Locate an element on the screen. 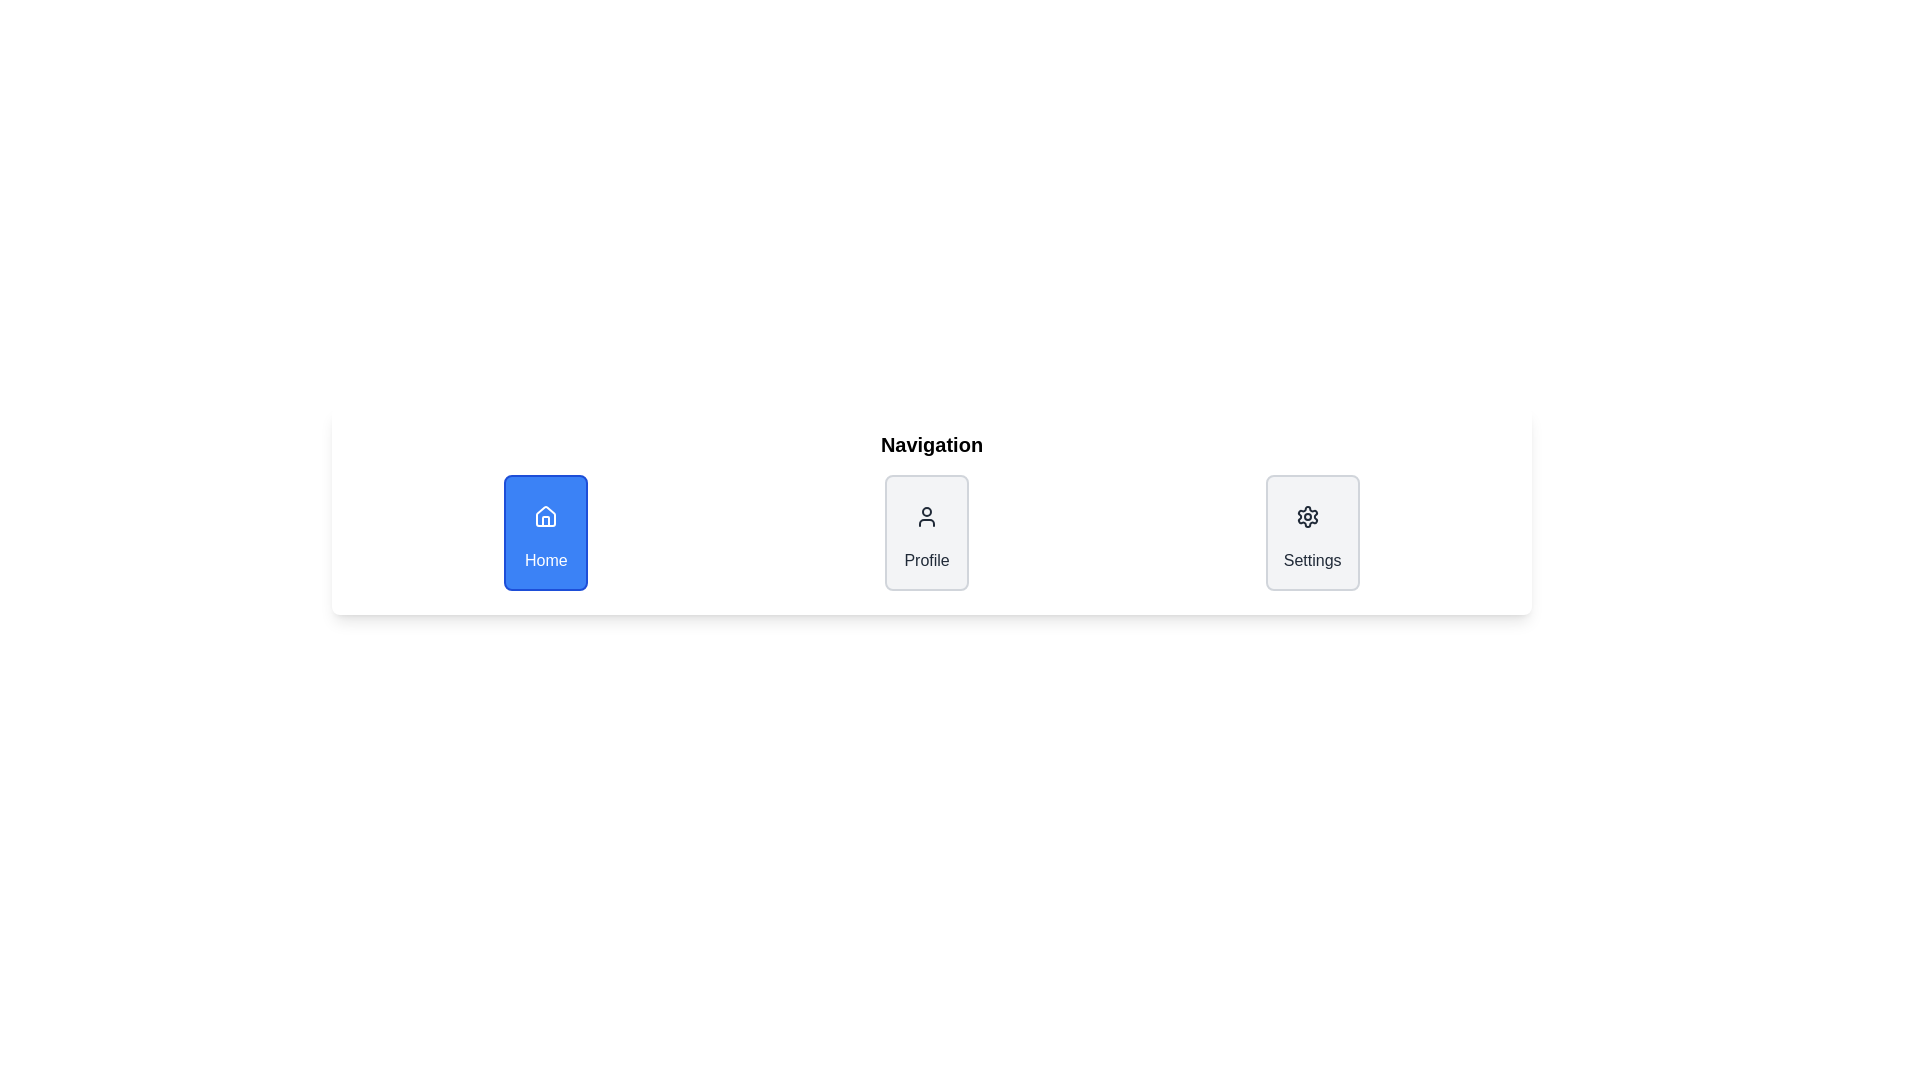  the 'Profile' navigation card, which features a centered profile icon and the text 'Profile' in bold is located at coordinates (926, 531).